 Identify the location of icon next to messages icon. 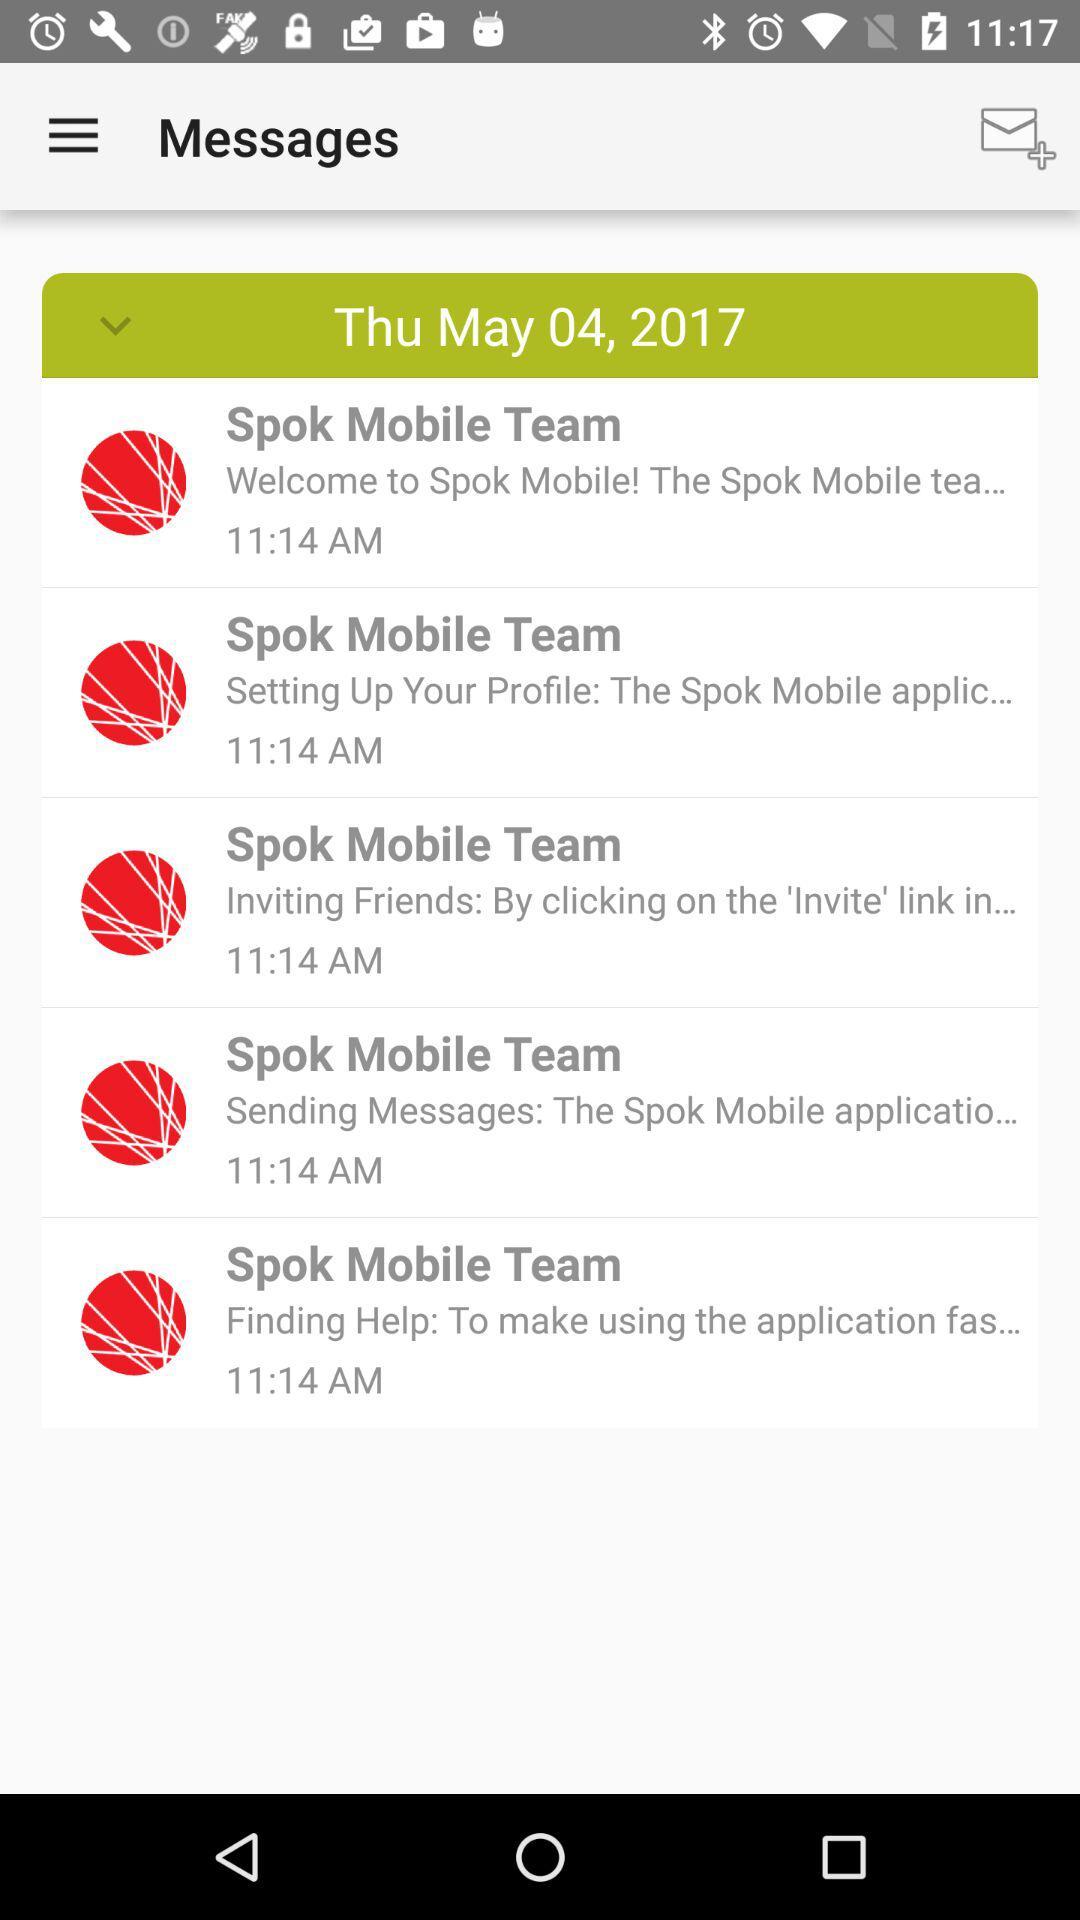
(72, 135).